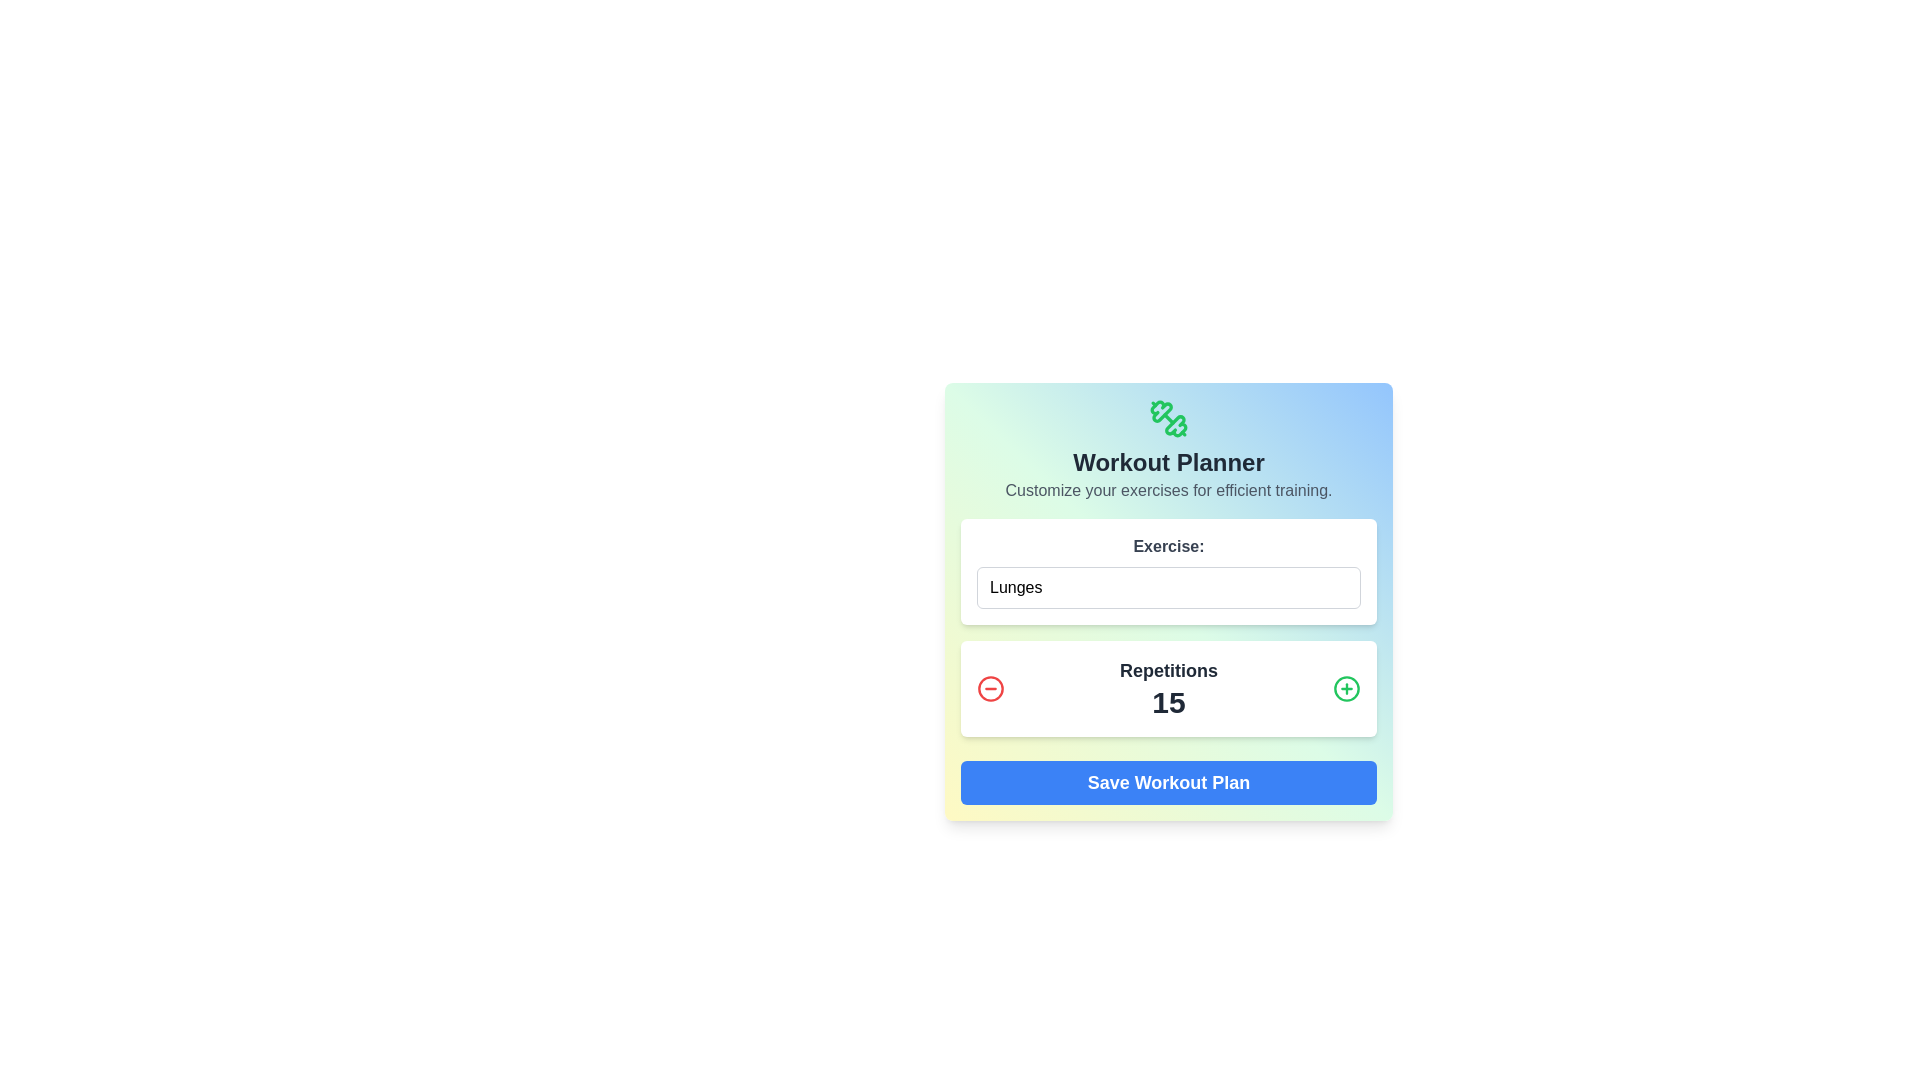 This screenshot has width=1920, height=1080. I want to click on the green dumbbell icon located at the top of the card interface, which is above the 'Workout Planner' text, so click(1169, 418).